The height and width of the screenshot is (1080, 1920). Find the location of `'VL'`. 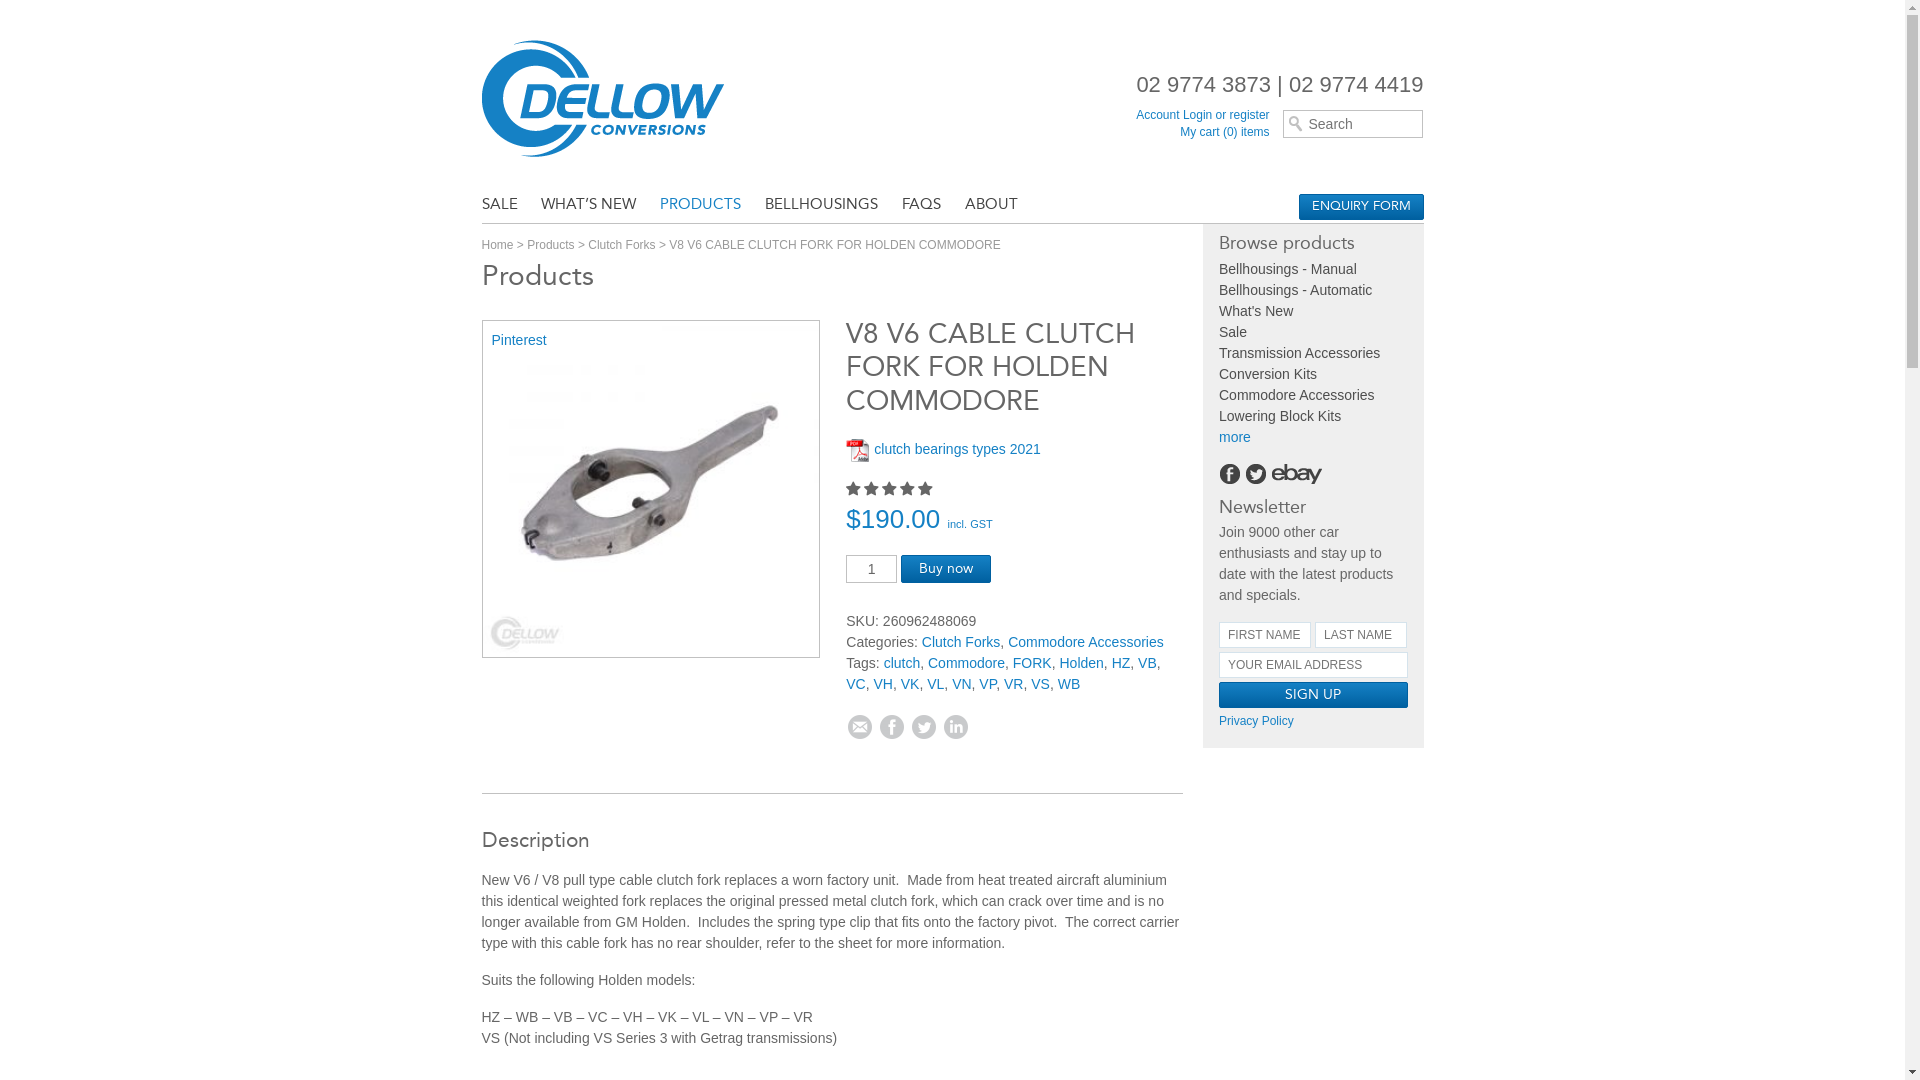

'VL' is located at coordinates (934, 682).